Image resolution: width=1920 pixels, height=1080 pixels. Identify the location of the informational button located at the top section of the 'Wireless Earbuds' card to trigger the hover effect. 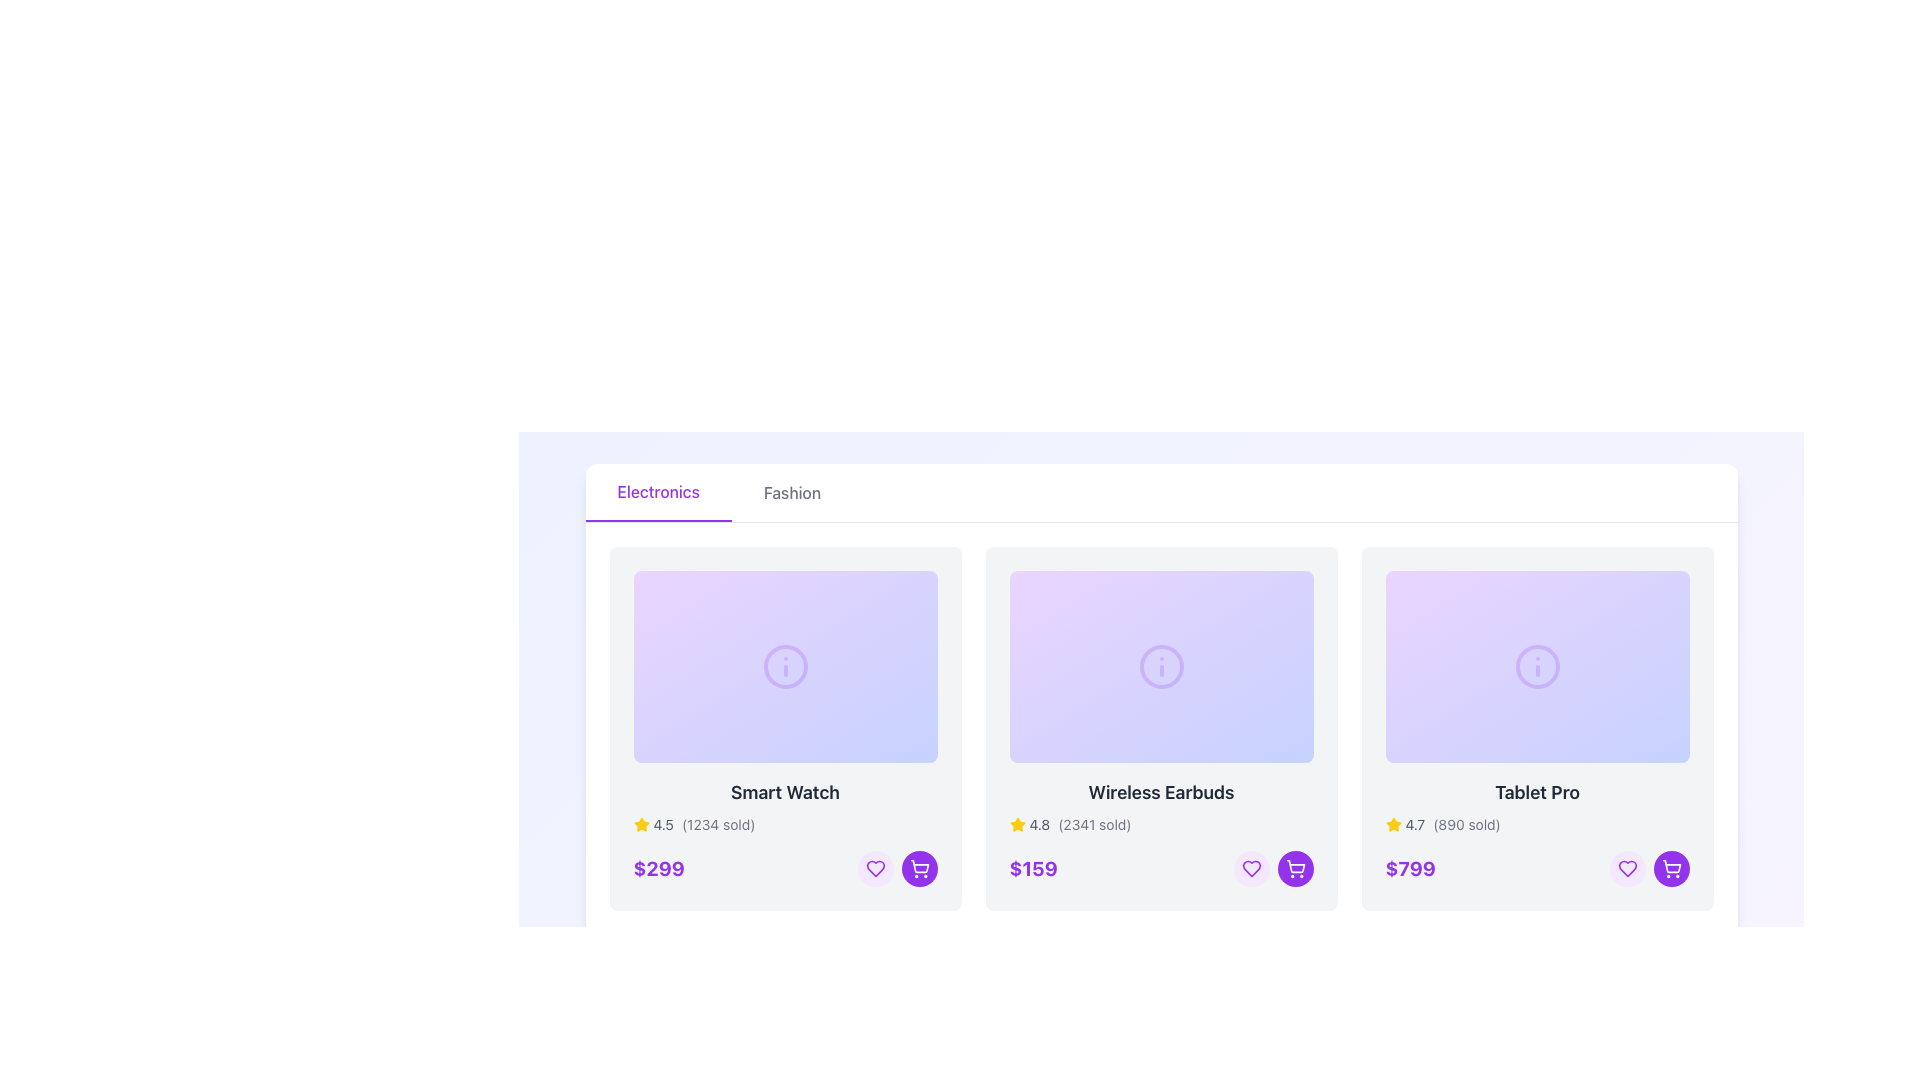
(1161, 667).